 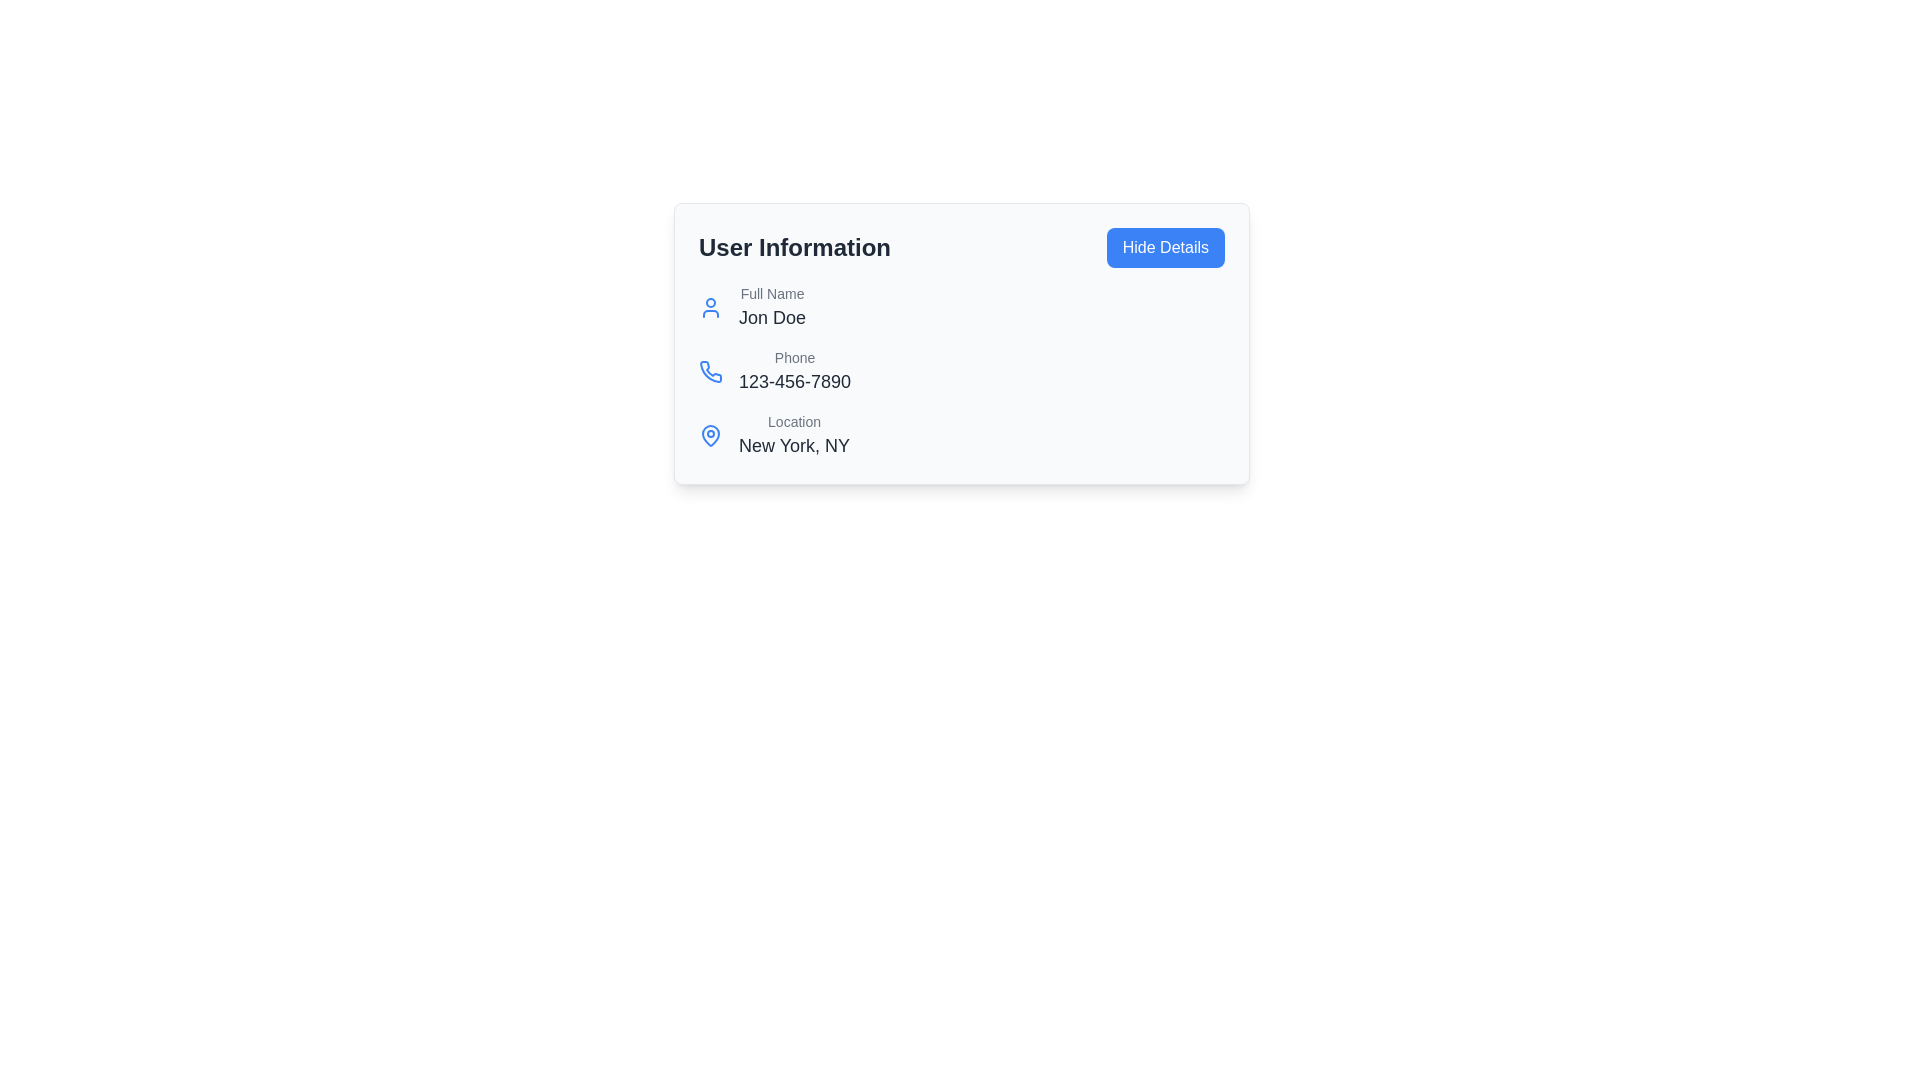 I want to click on the icon representing the location for 'Location New York, NY', which is positioned at the beginning of the row containing this text, so click(x=710, y=434).